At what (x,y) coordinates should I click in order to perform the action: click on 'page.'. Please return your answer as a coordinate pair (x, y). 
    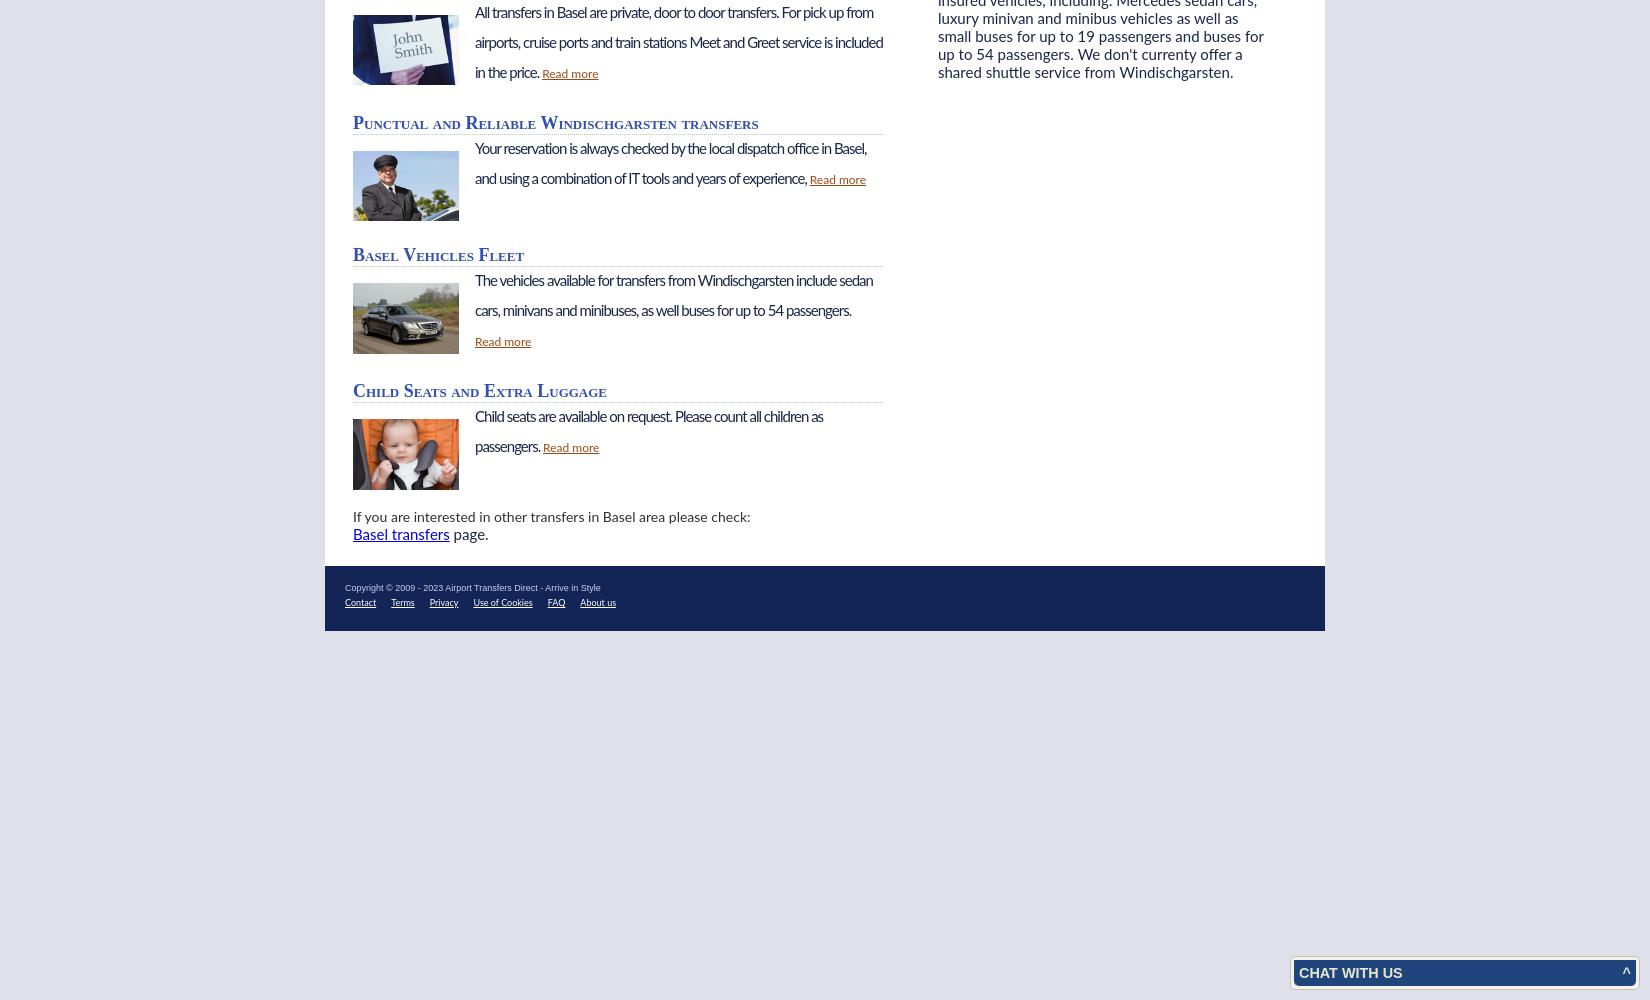
    Looking at the image, I should click on (467, 534).